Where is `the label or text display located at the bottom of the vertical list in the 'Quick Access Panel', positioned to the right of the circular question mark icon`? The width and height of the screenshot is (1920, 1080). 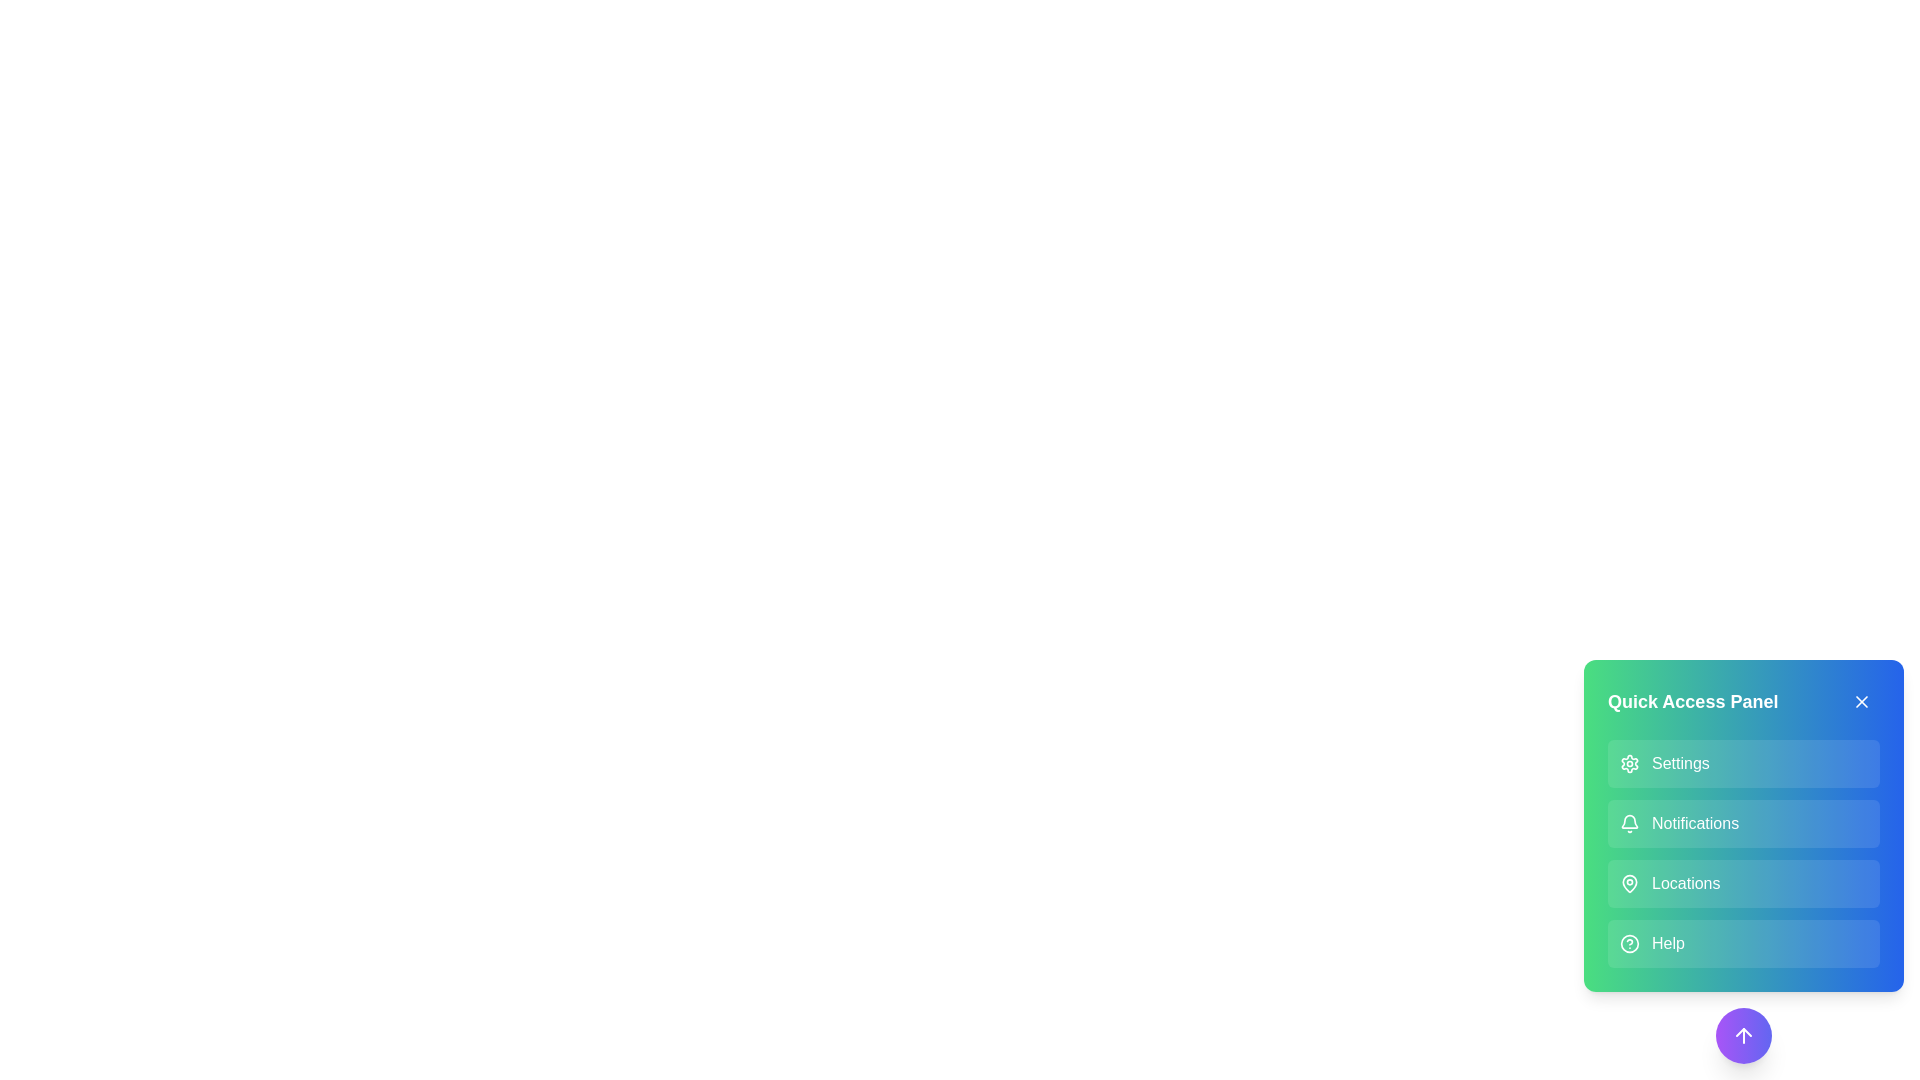
the label or text display located at the bottom of the vertical list in the 'Quick Access Panel', positioned to the right of the circular question mark icon is located at coordinates (1668, 944).